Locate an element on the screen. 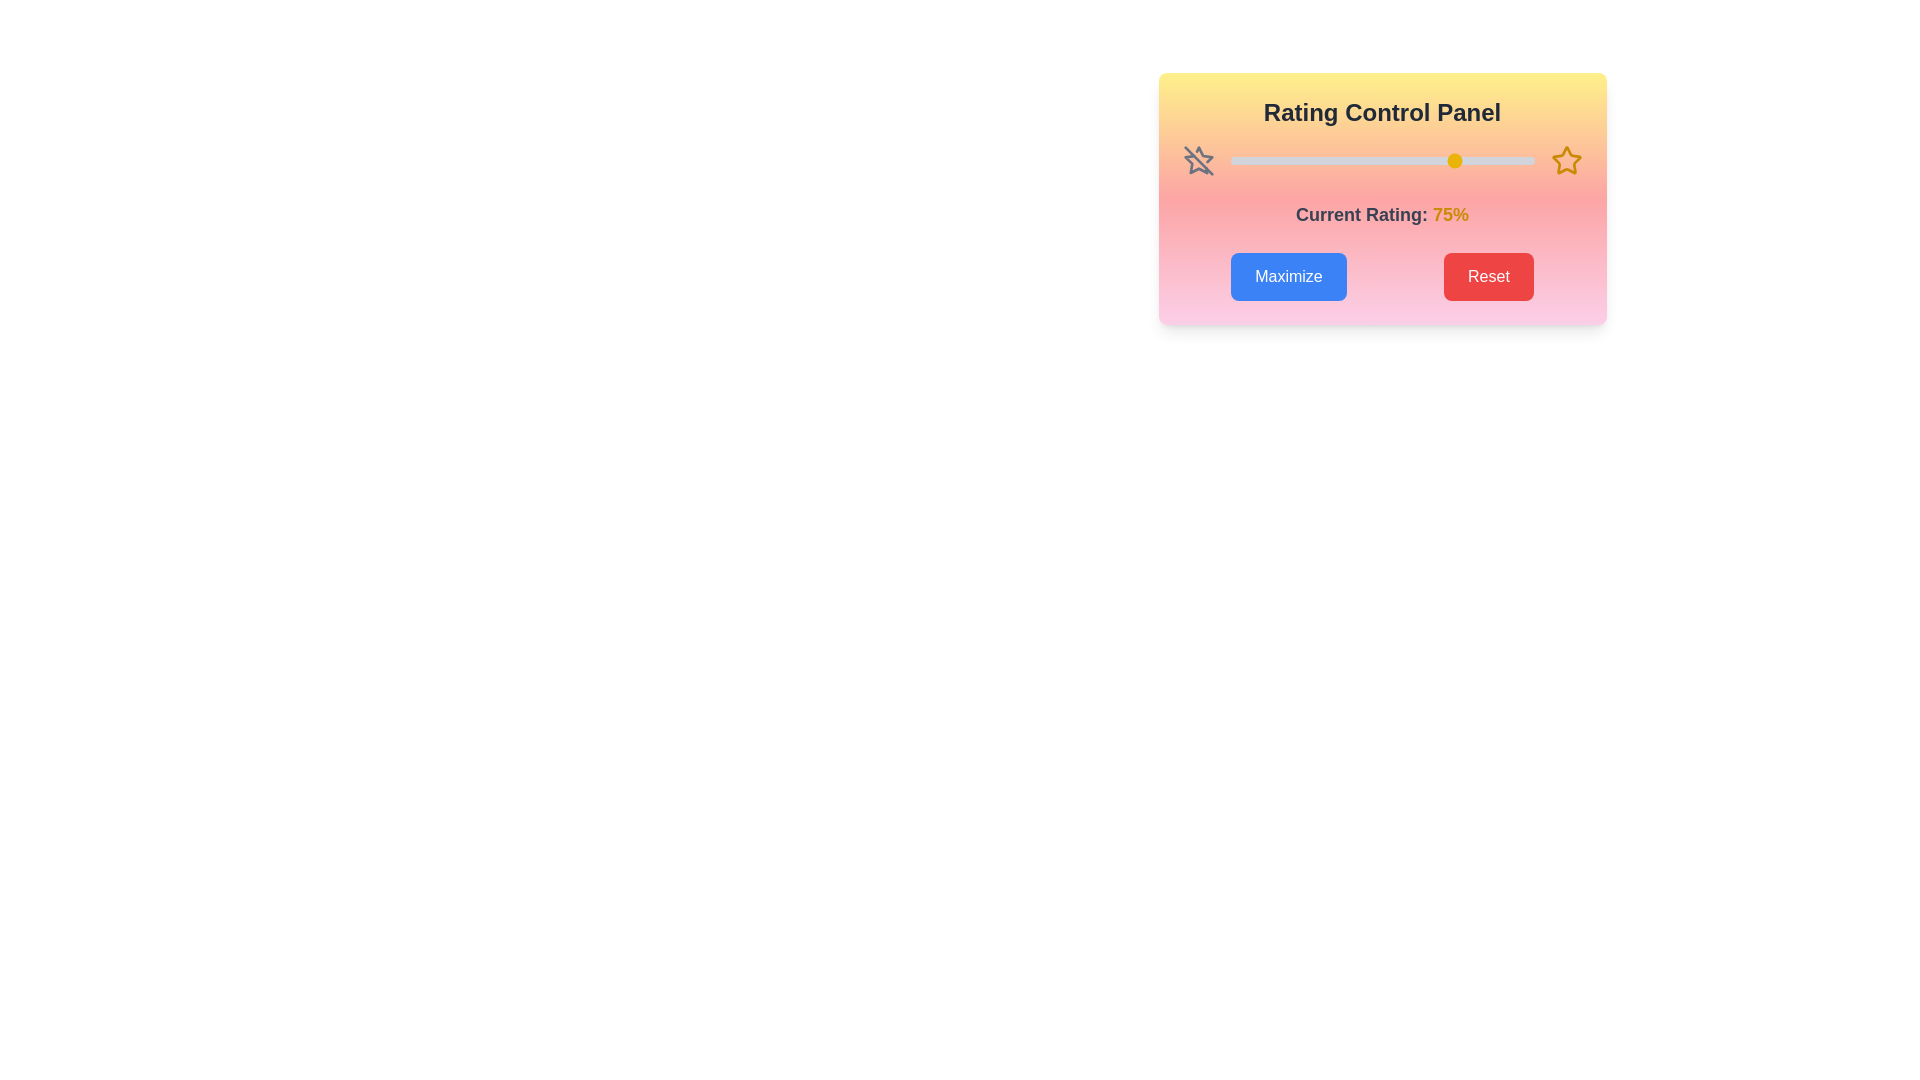 The image size is (1920, 1080). the 'Reset' button to reset the rating to 0% is located at coordinates (1488, 277).